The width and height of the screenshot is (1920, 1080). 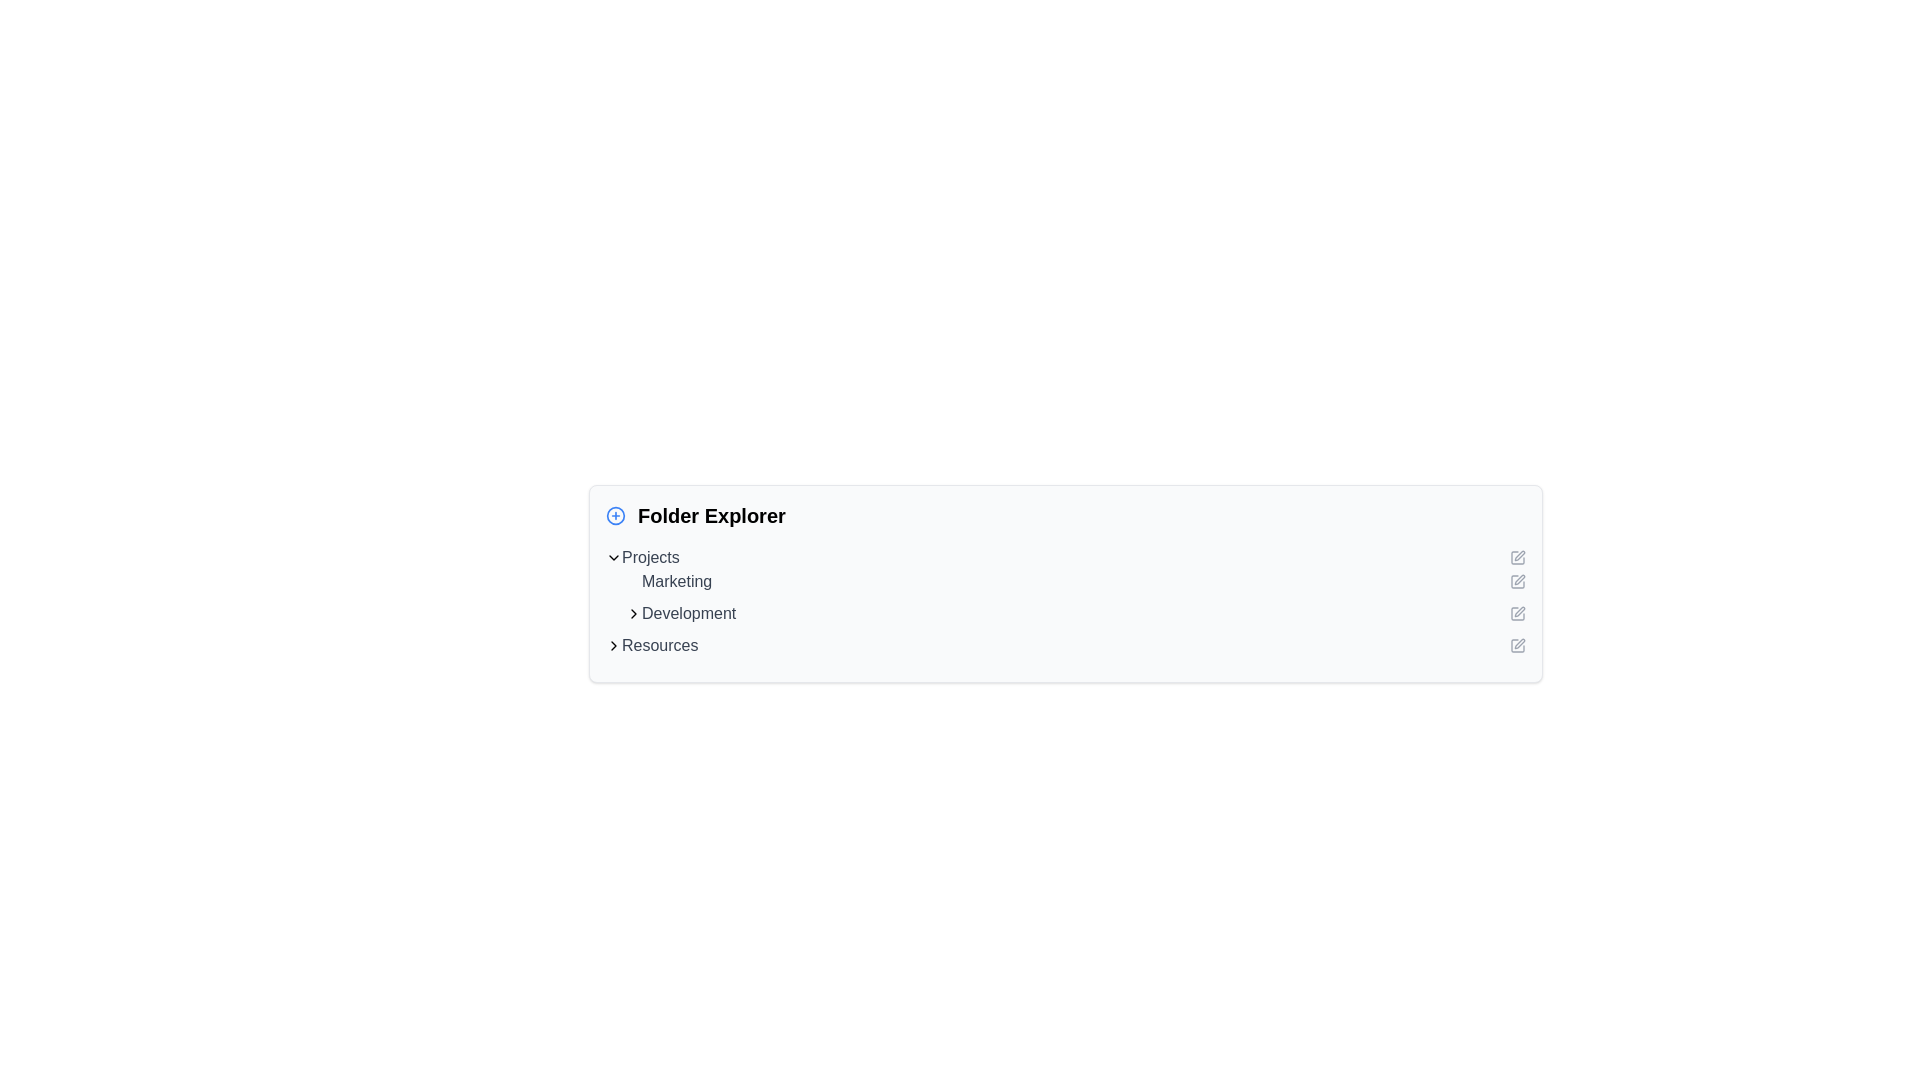 I want to click on the right-facing chevron icon located to the left of the 'Development' label in the 'Folder Explorer' section for potential hover effects, so click(x=632, y=612).